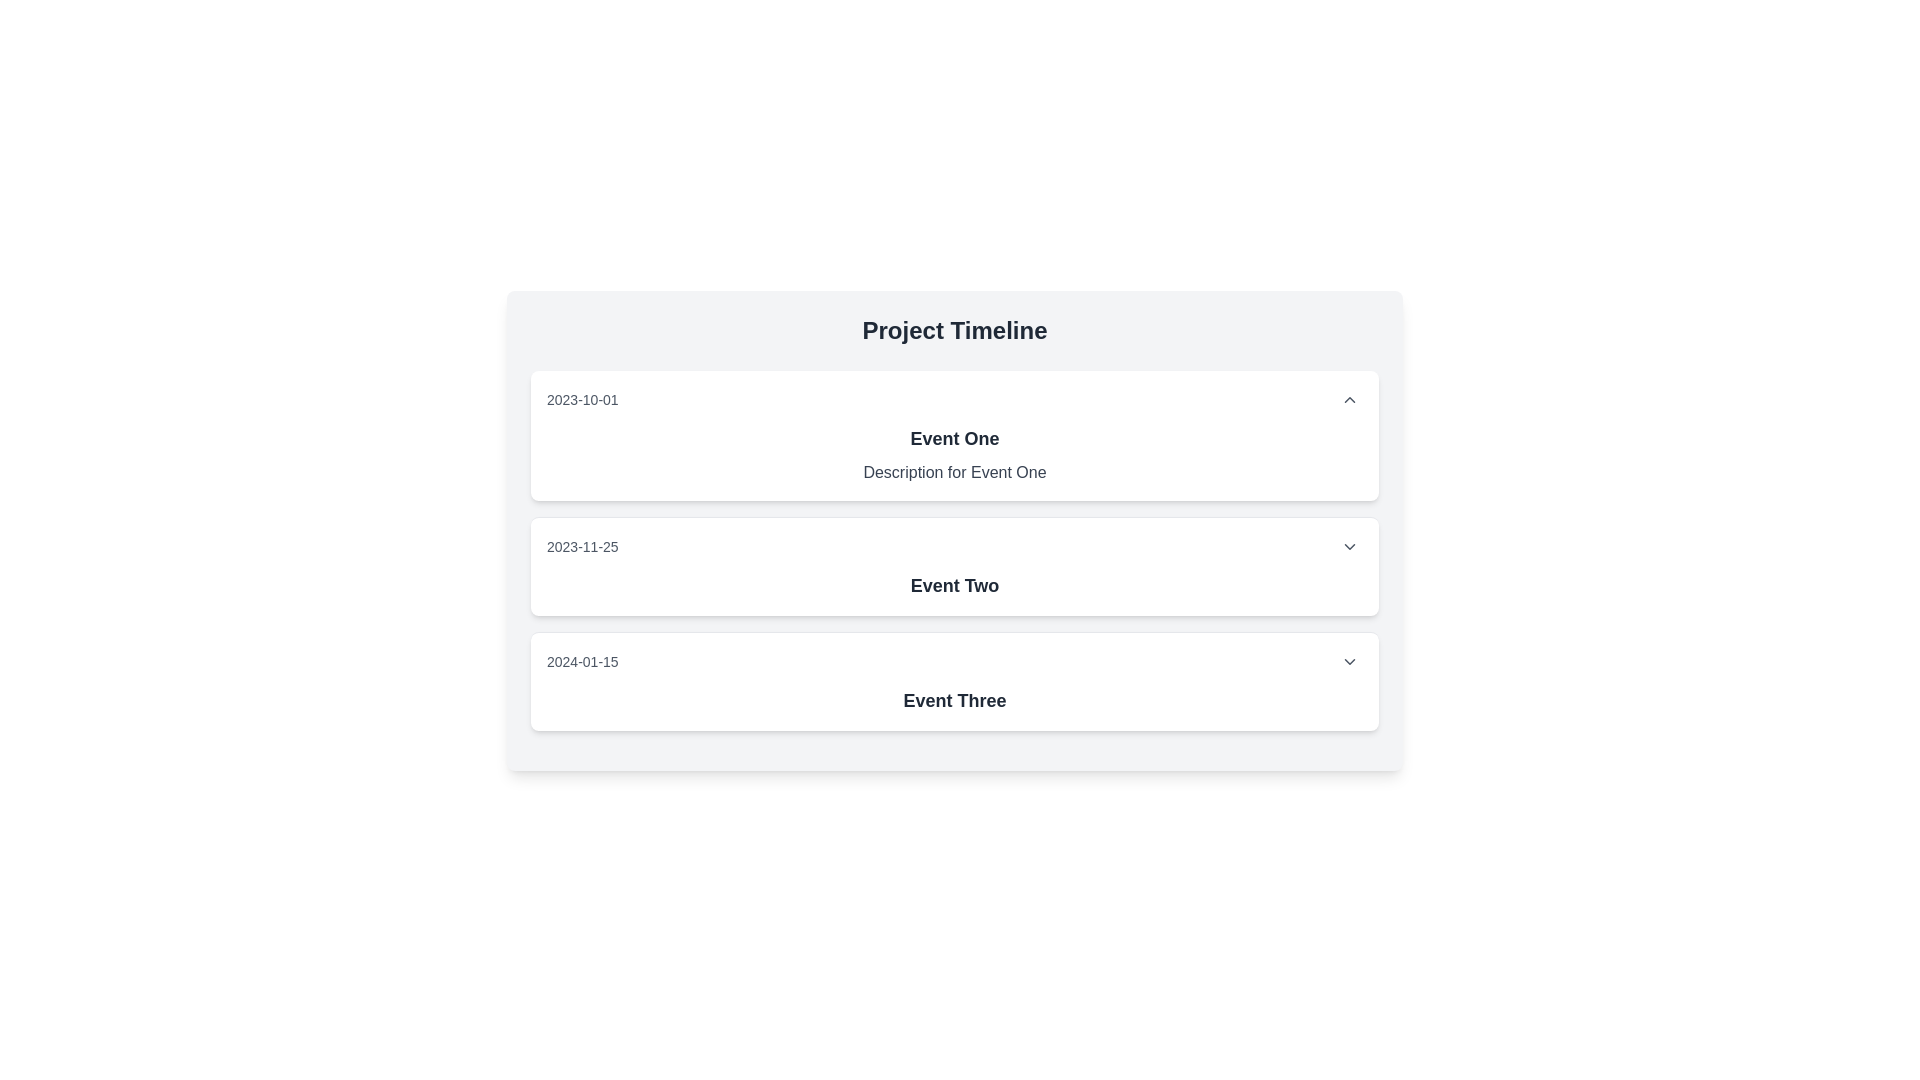 The height and width of the screenshot is (1080, 1920). I want to click on the button located to the right of the date '2023-10-01', so click(1349, 400).